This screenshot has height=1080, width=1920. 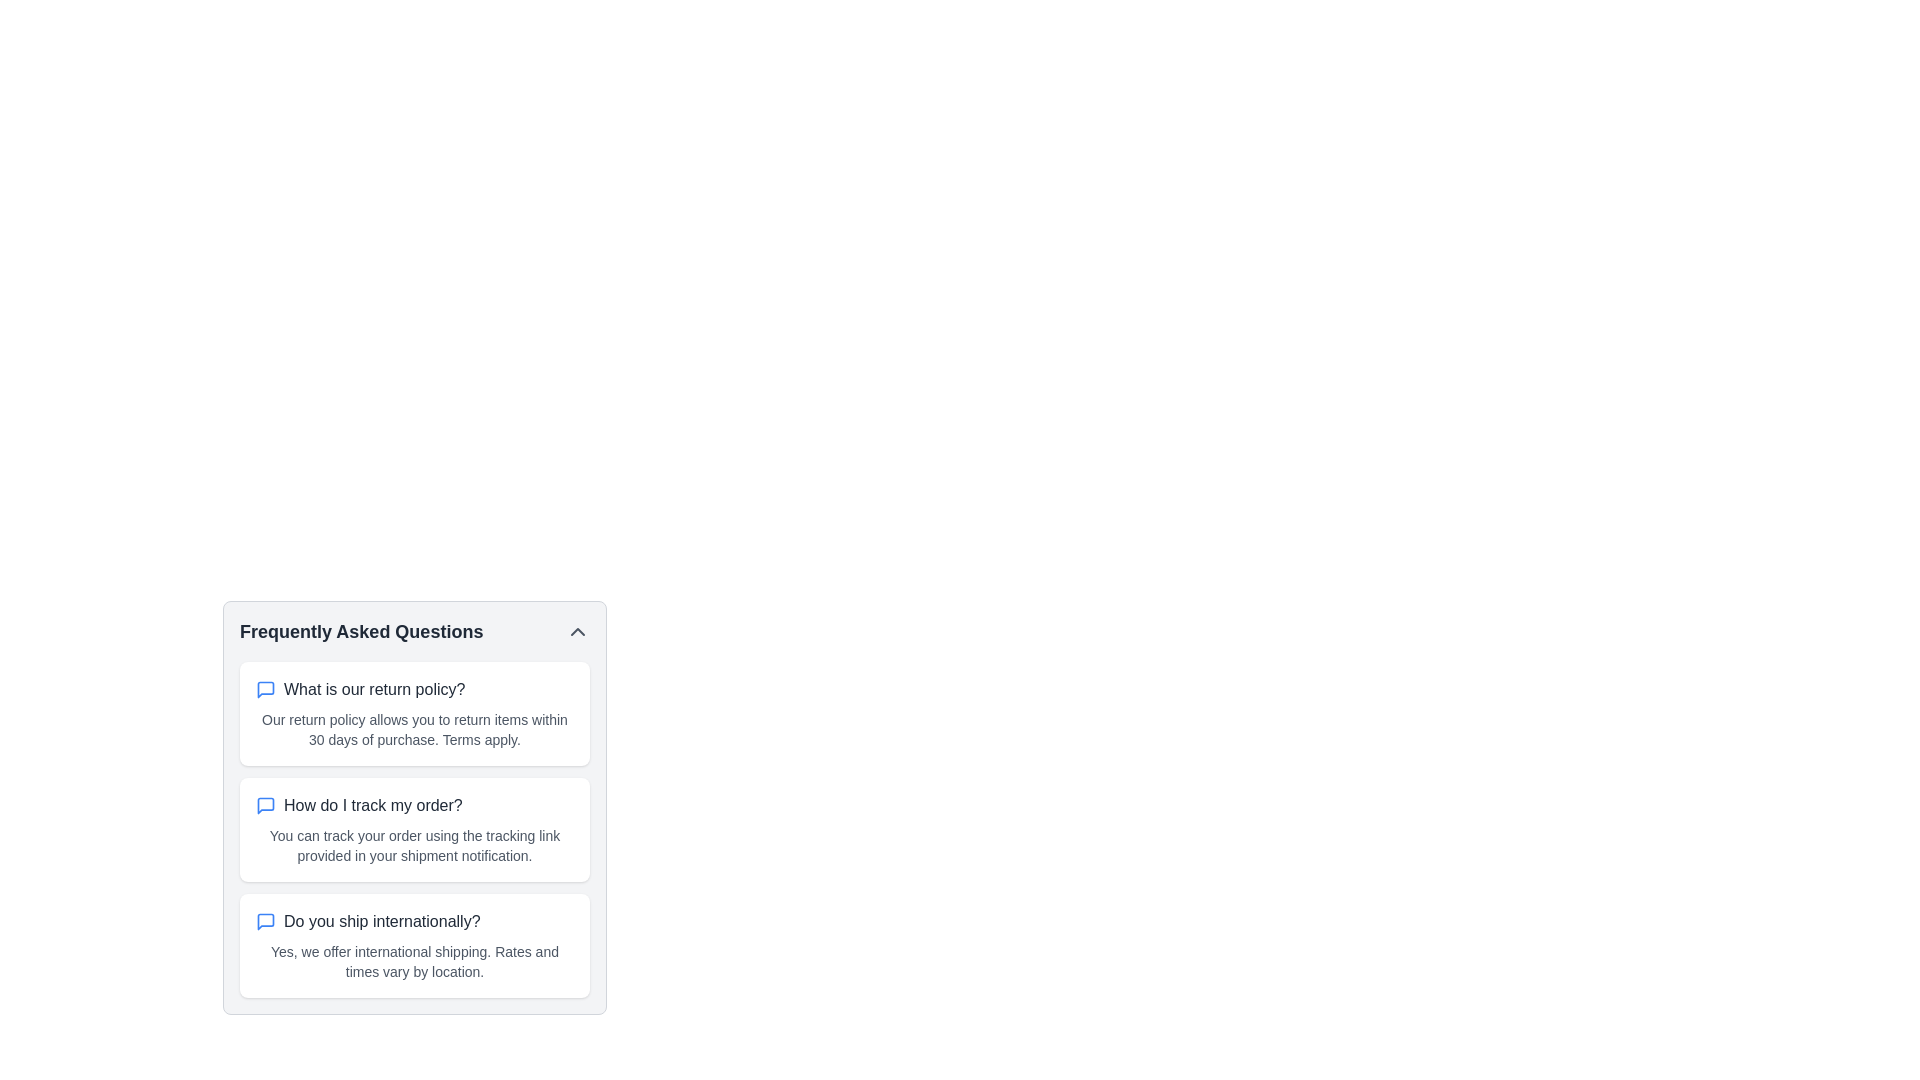 I want to click on the text block element that contains the message "You can track your order using the tracking link provided in your shipment notification." which is located under the question "How do I track my order?" in the FAQ section, so click(x=413, y=845).